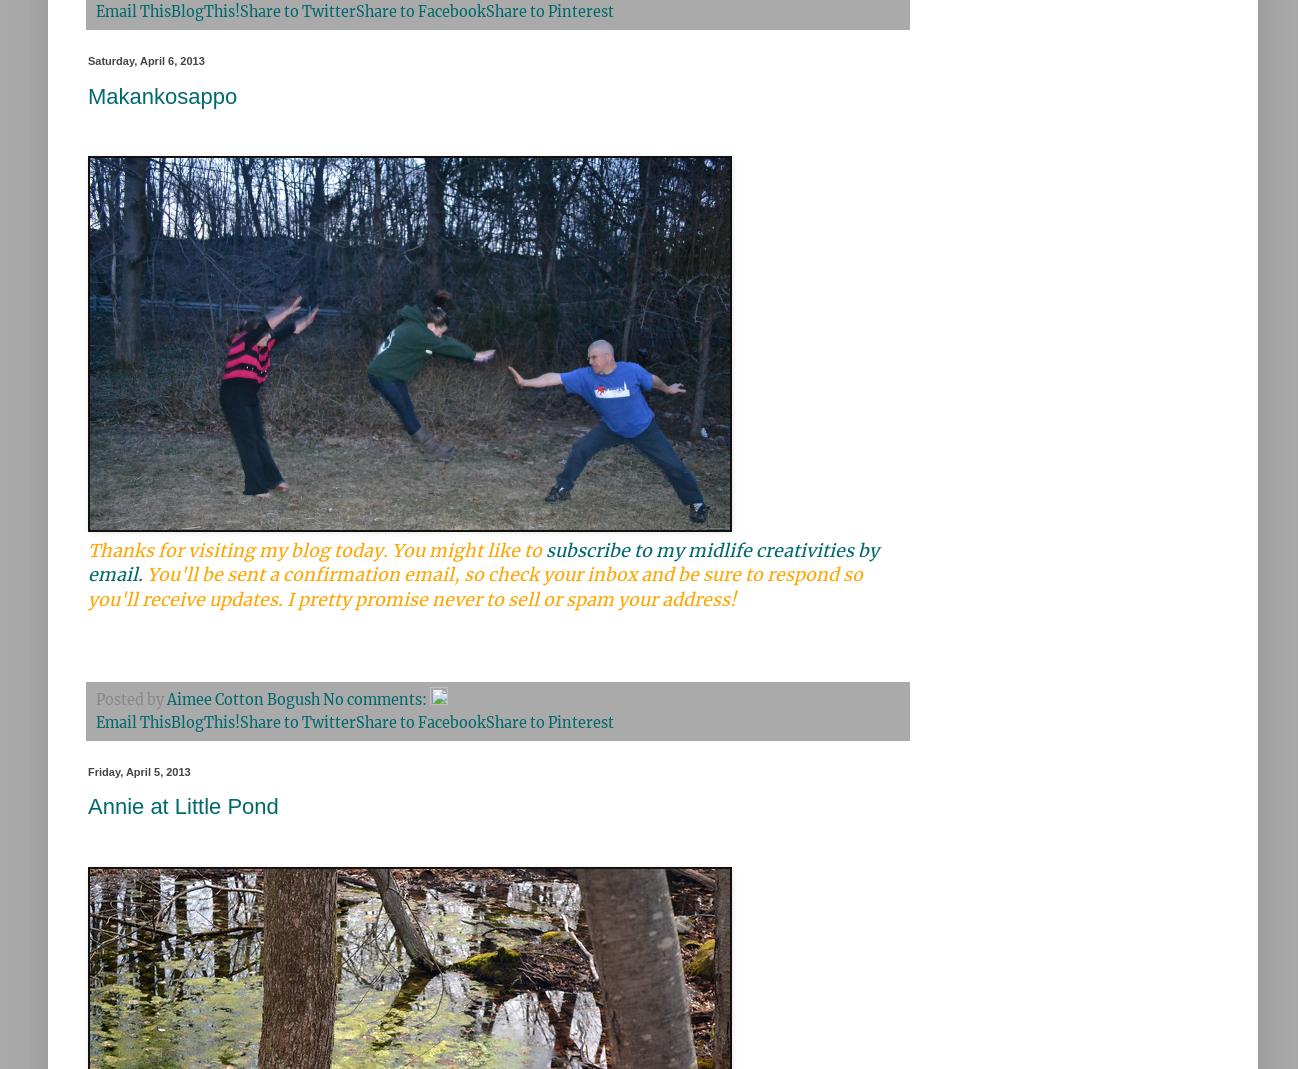 Image resolution: width=1298 pixels, height=1069 pixels. I want to click on 'Posted by', so click(130, 698).